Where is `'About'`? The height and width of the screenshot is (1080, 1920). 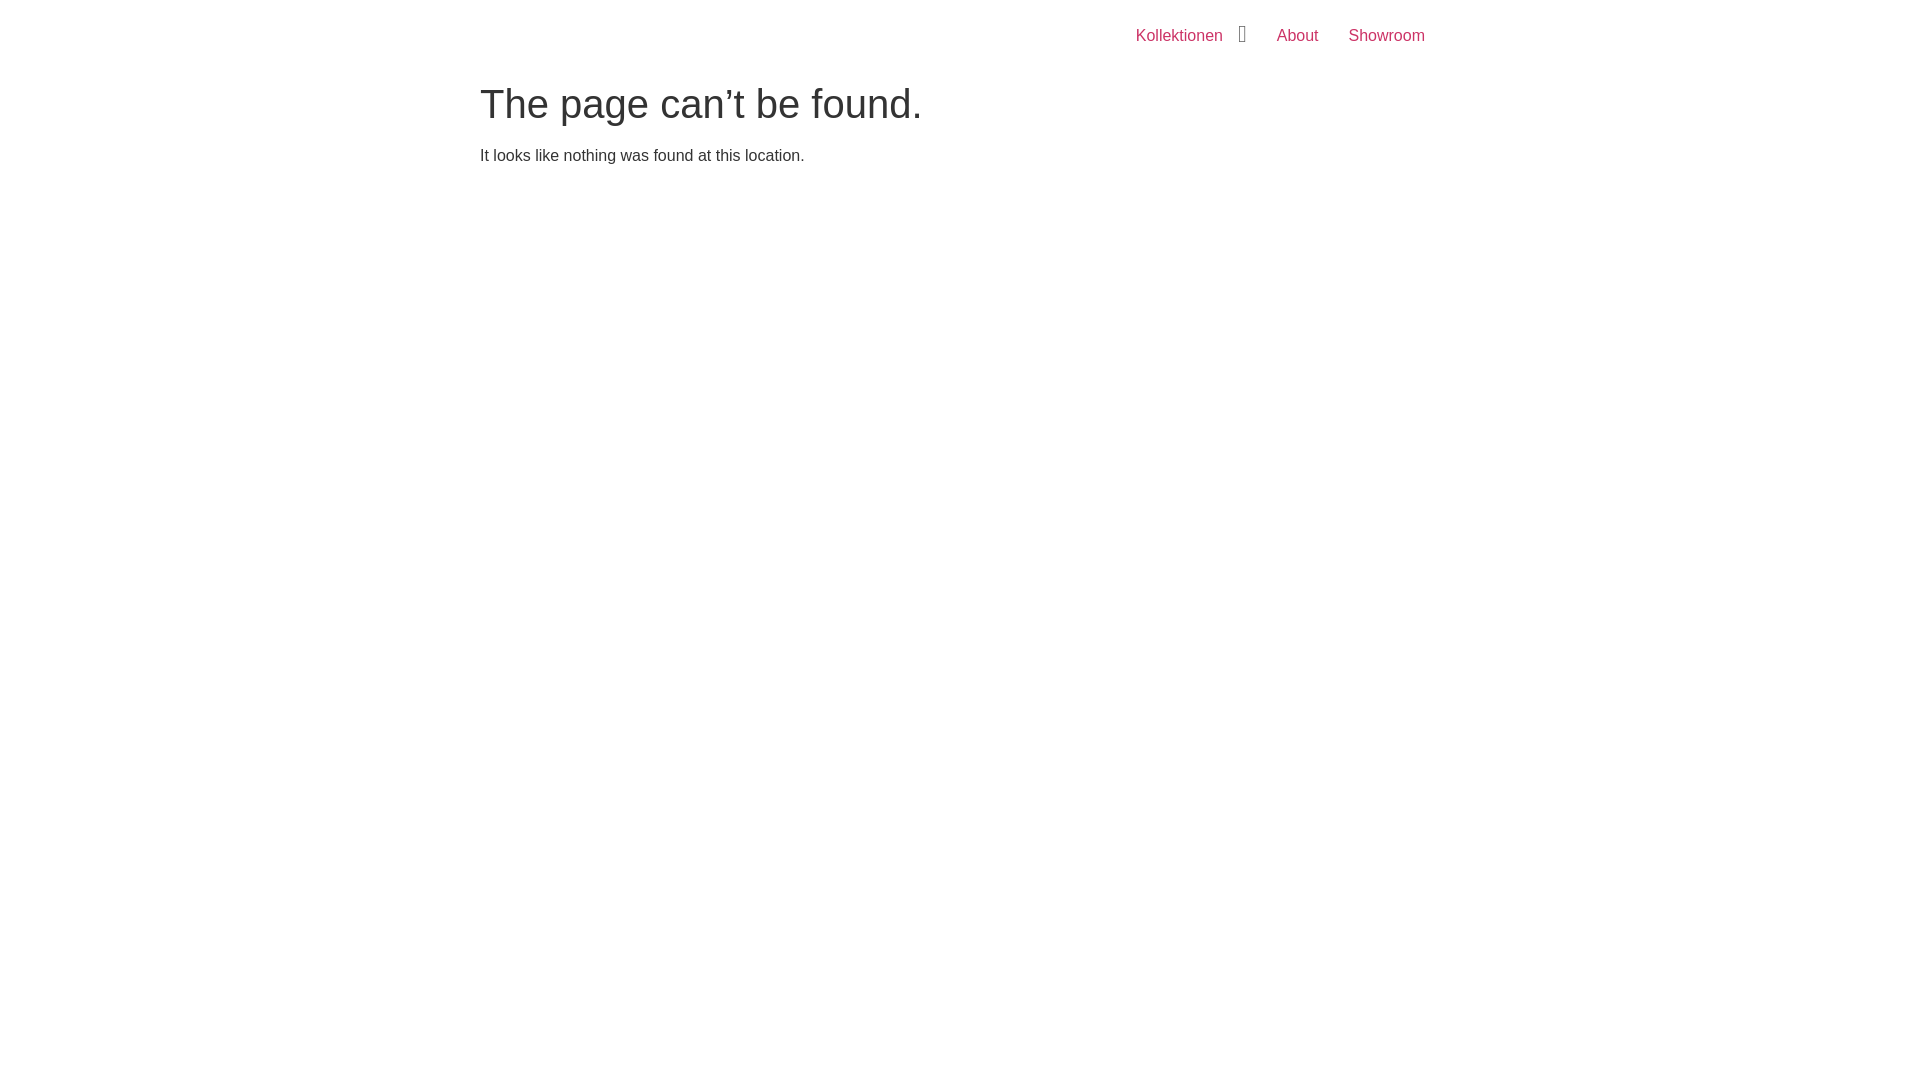 'About' is located at coordinates (1297, 35).